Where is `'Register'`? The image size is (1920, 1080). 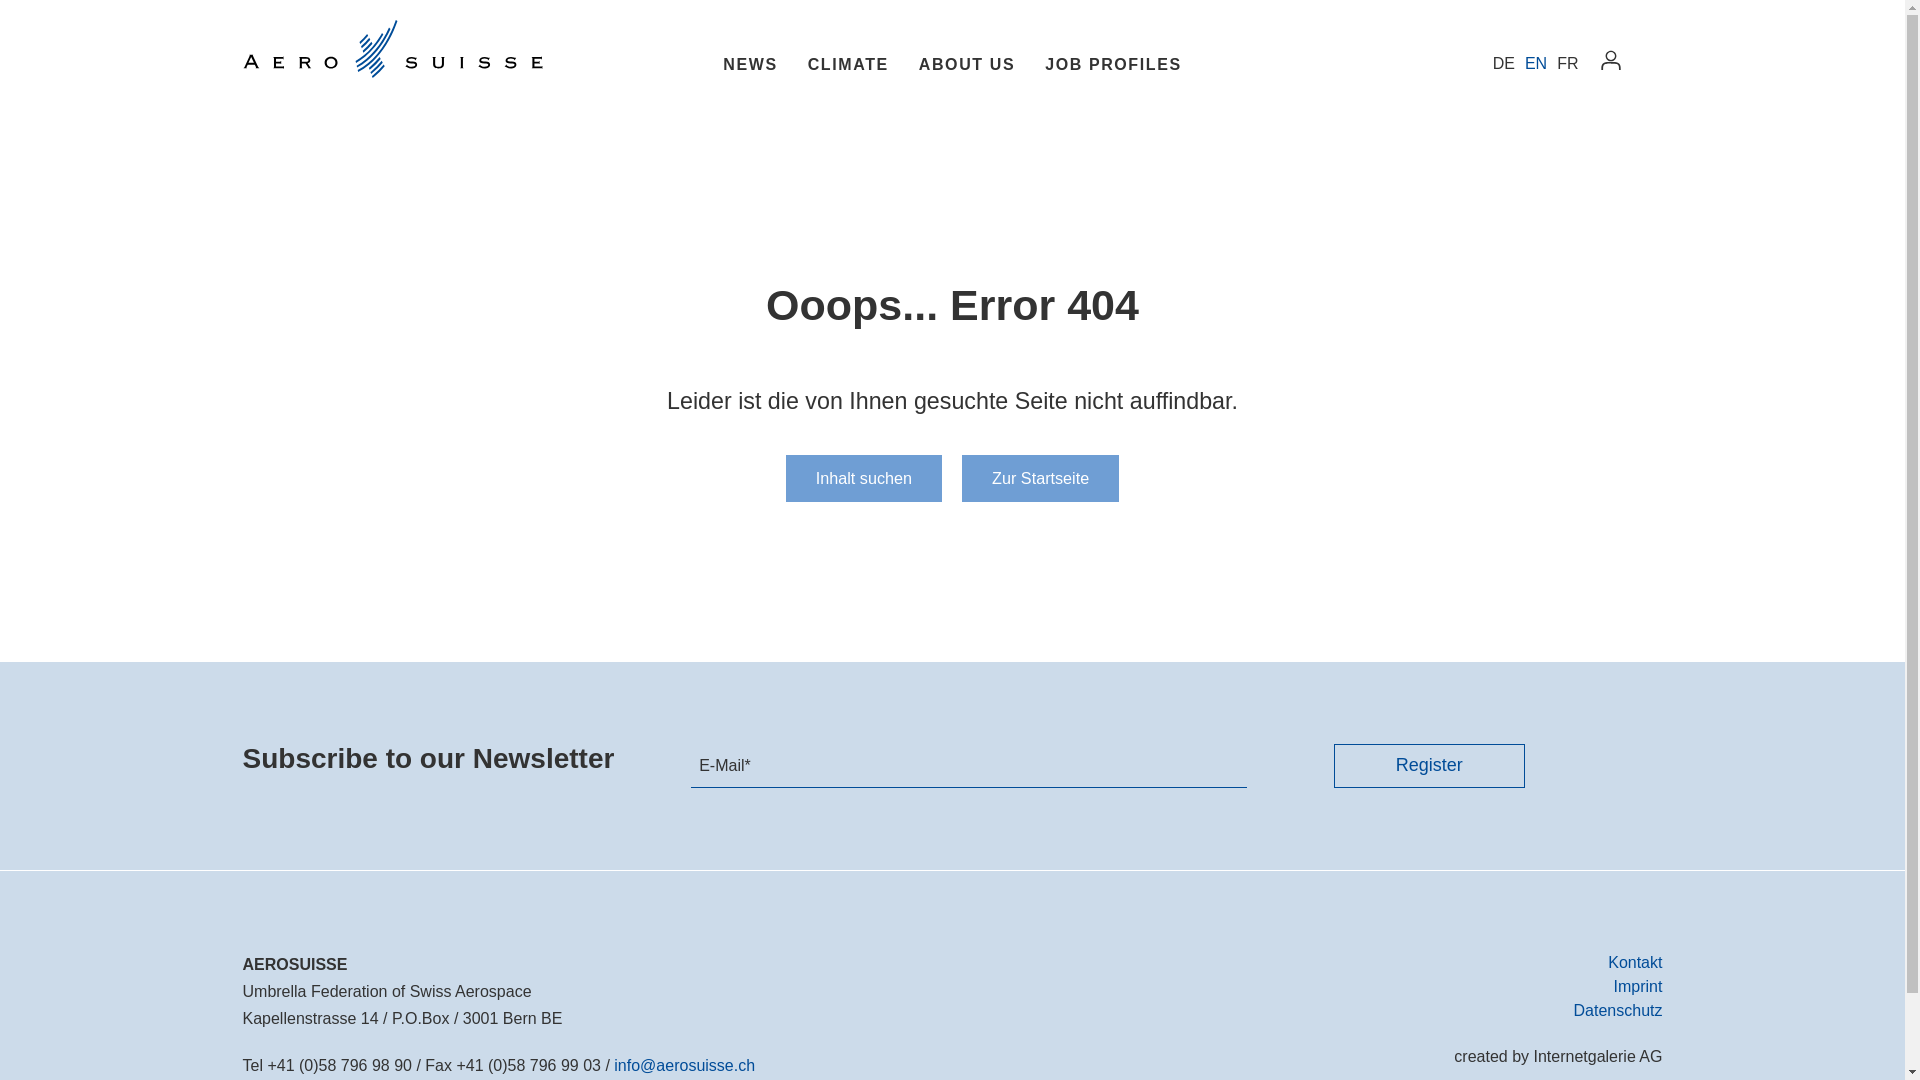
'Register' is located at coordinates (1428, 765).